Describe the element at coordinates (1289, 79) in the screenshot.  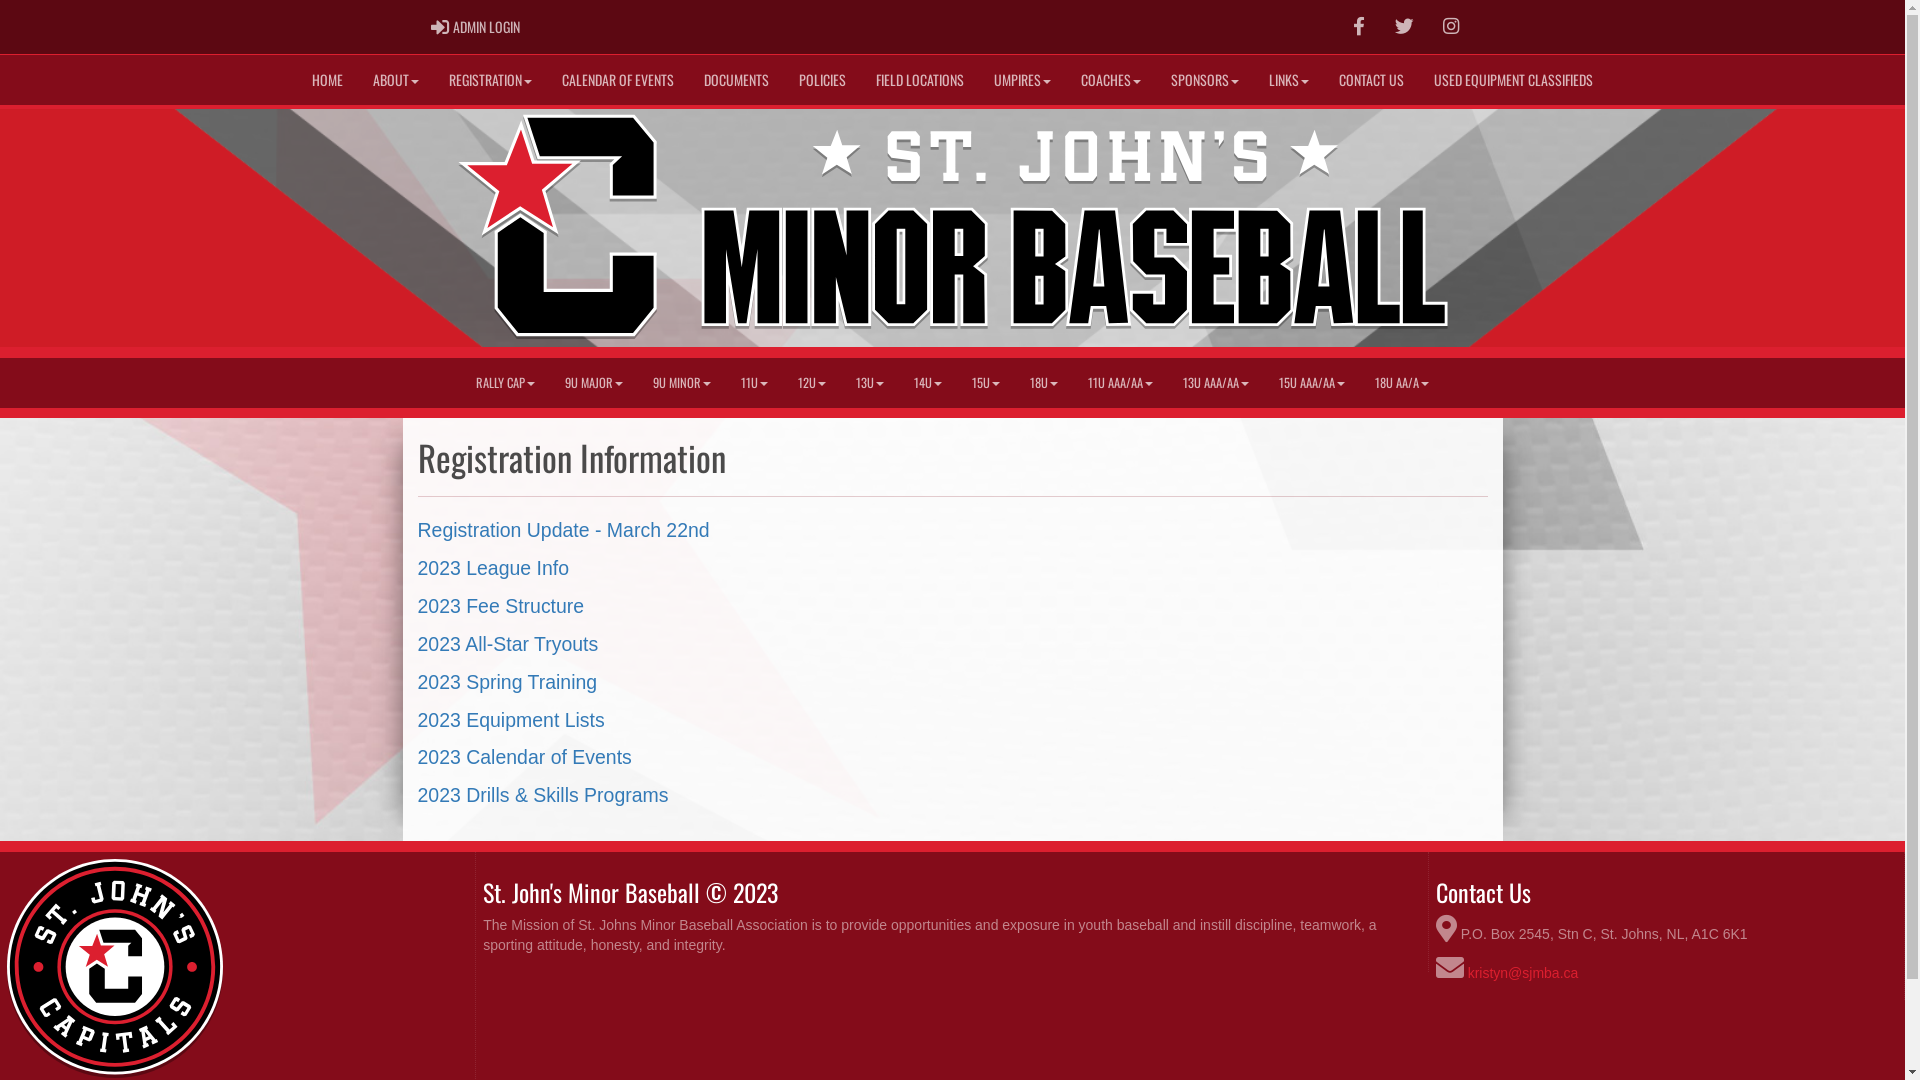
I see `'LINKS'` at that location.